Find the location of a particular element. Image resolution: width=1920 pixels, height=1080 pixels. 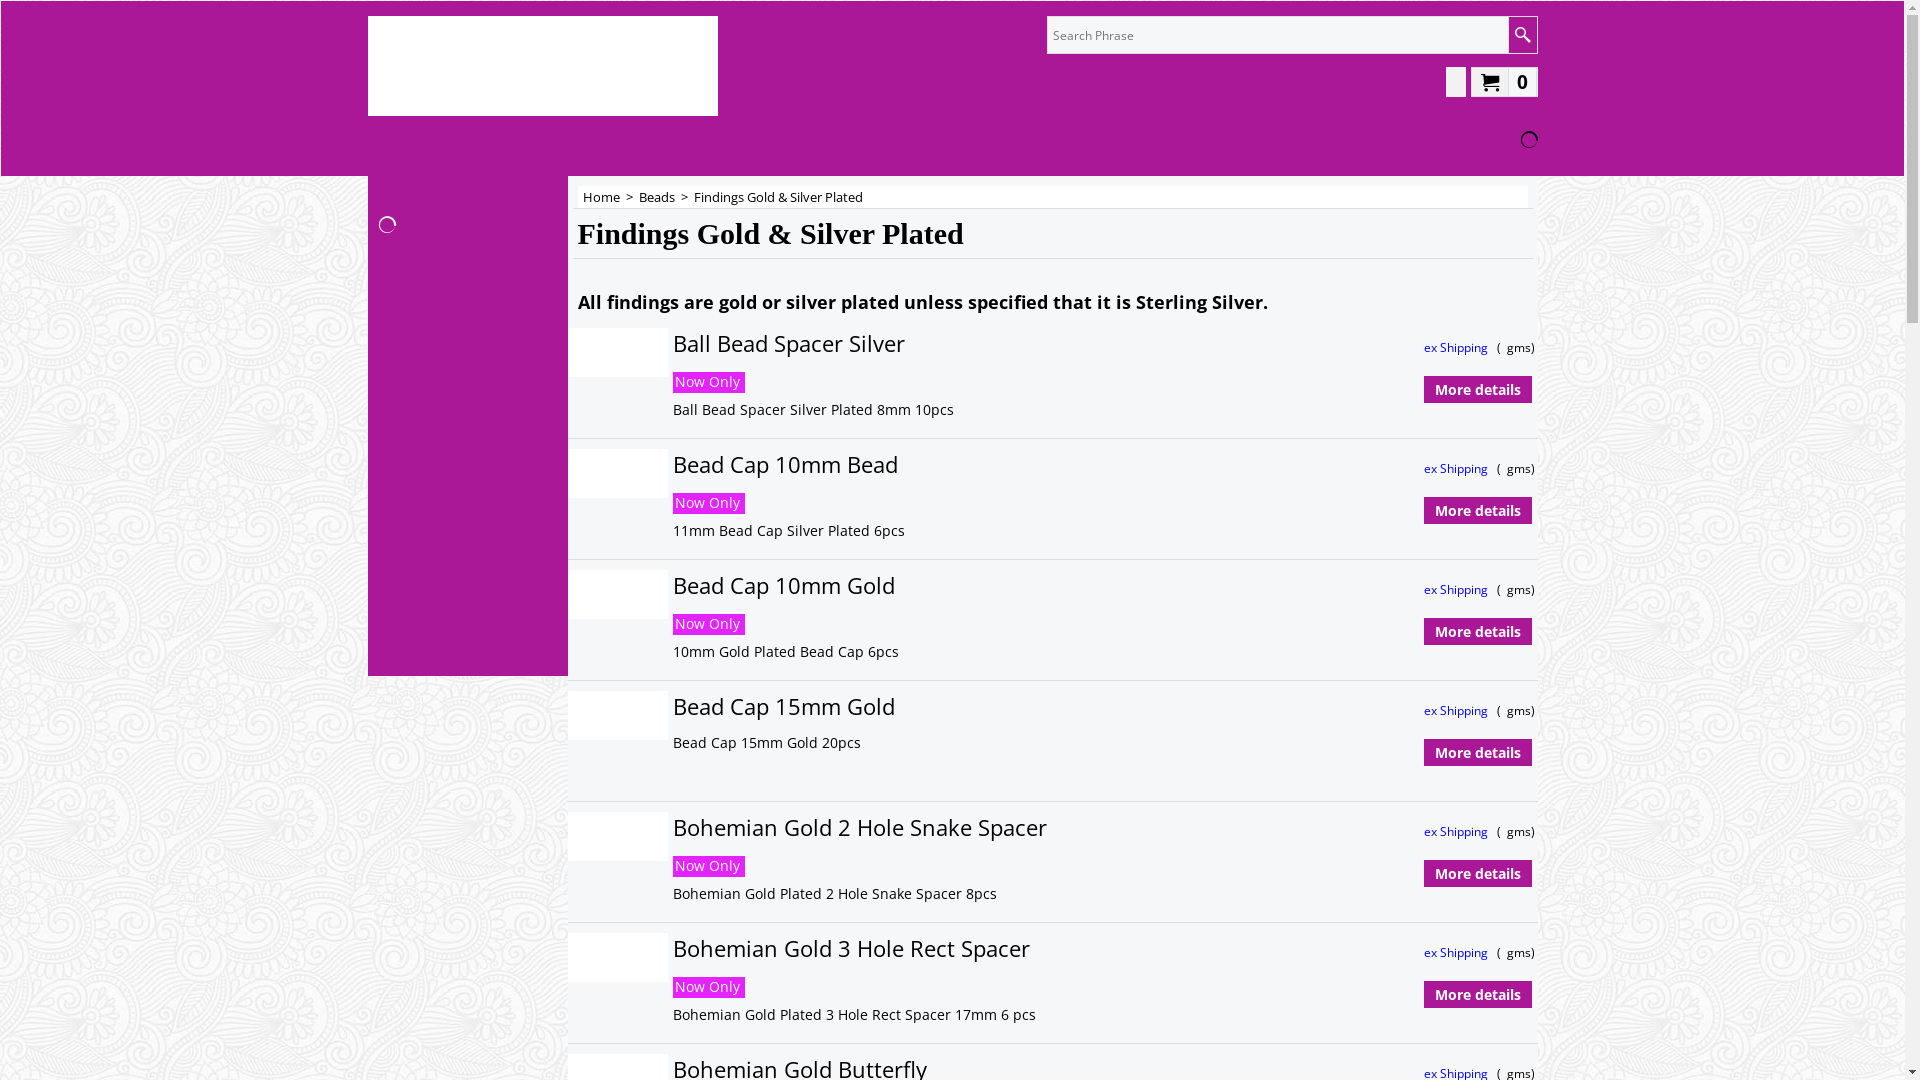

'Bead Cap 10mm Gold' is located at coordinates (672, 585).